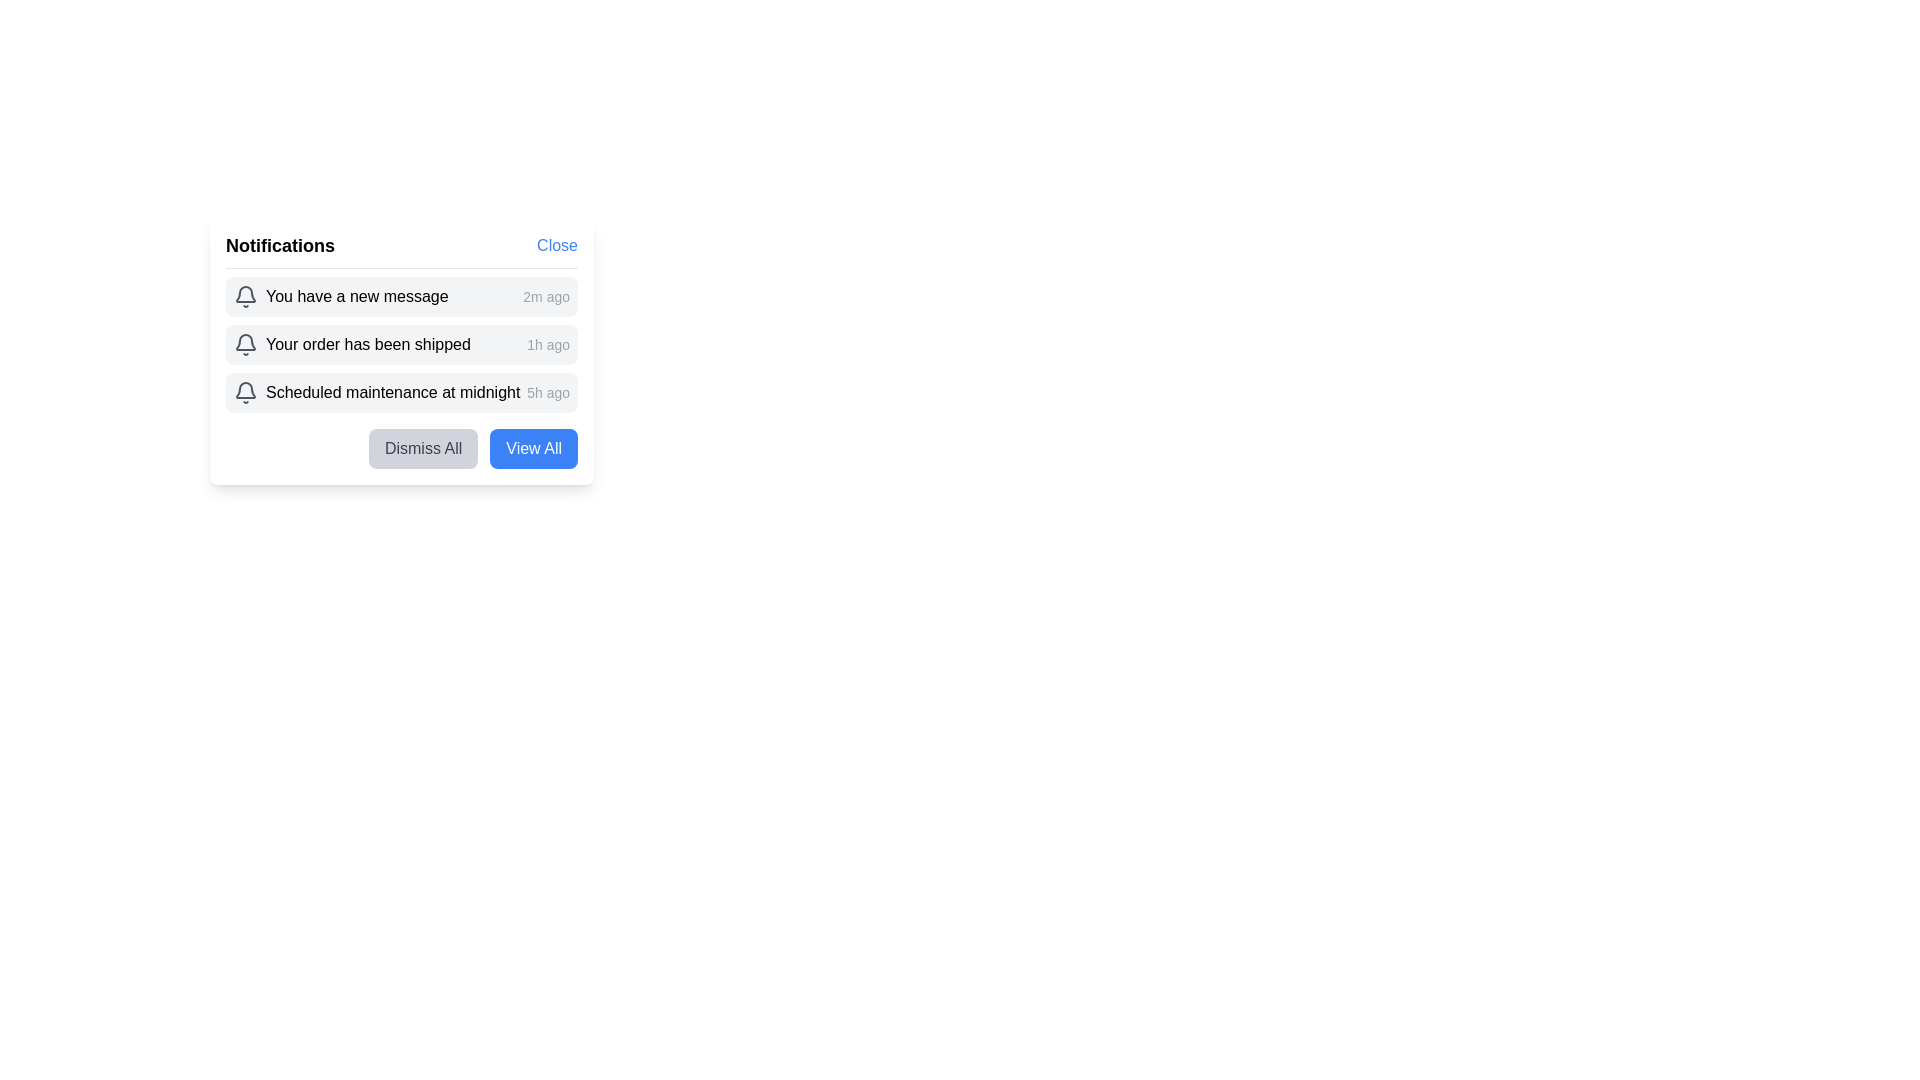  Describe the element at coordinates (357, 297) in the screenshot. I see `the notification message text label that indicates a new message, positioned between a bell icon on the left and '2m ago' on the right` at that location.